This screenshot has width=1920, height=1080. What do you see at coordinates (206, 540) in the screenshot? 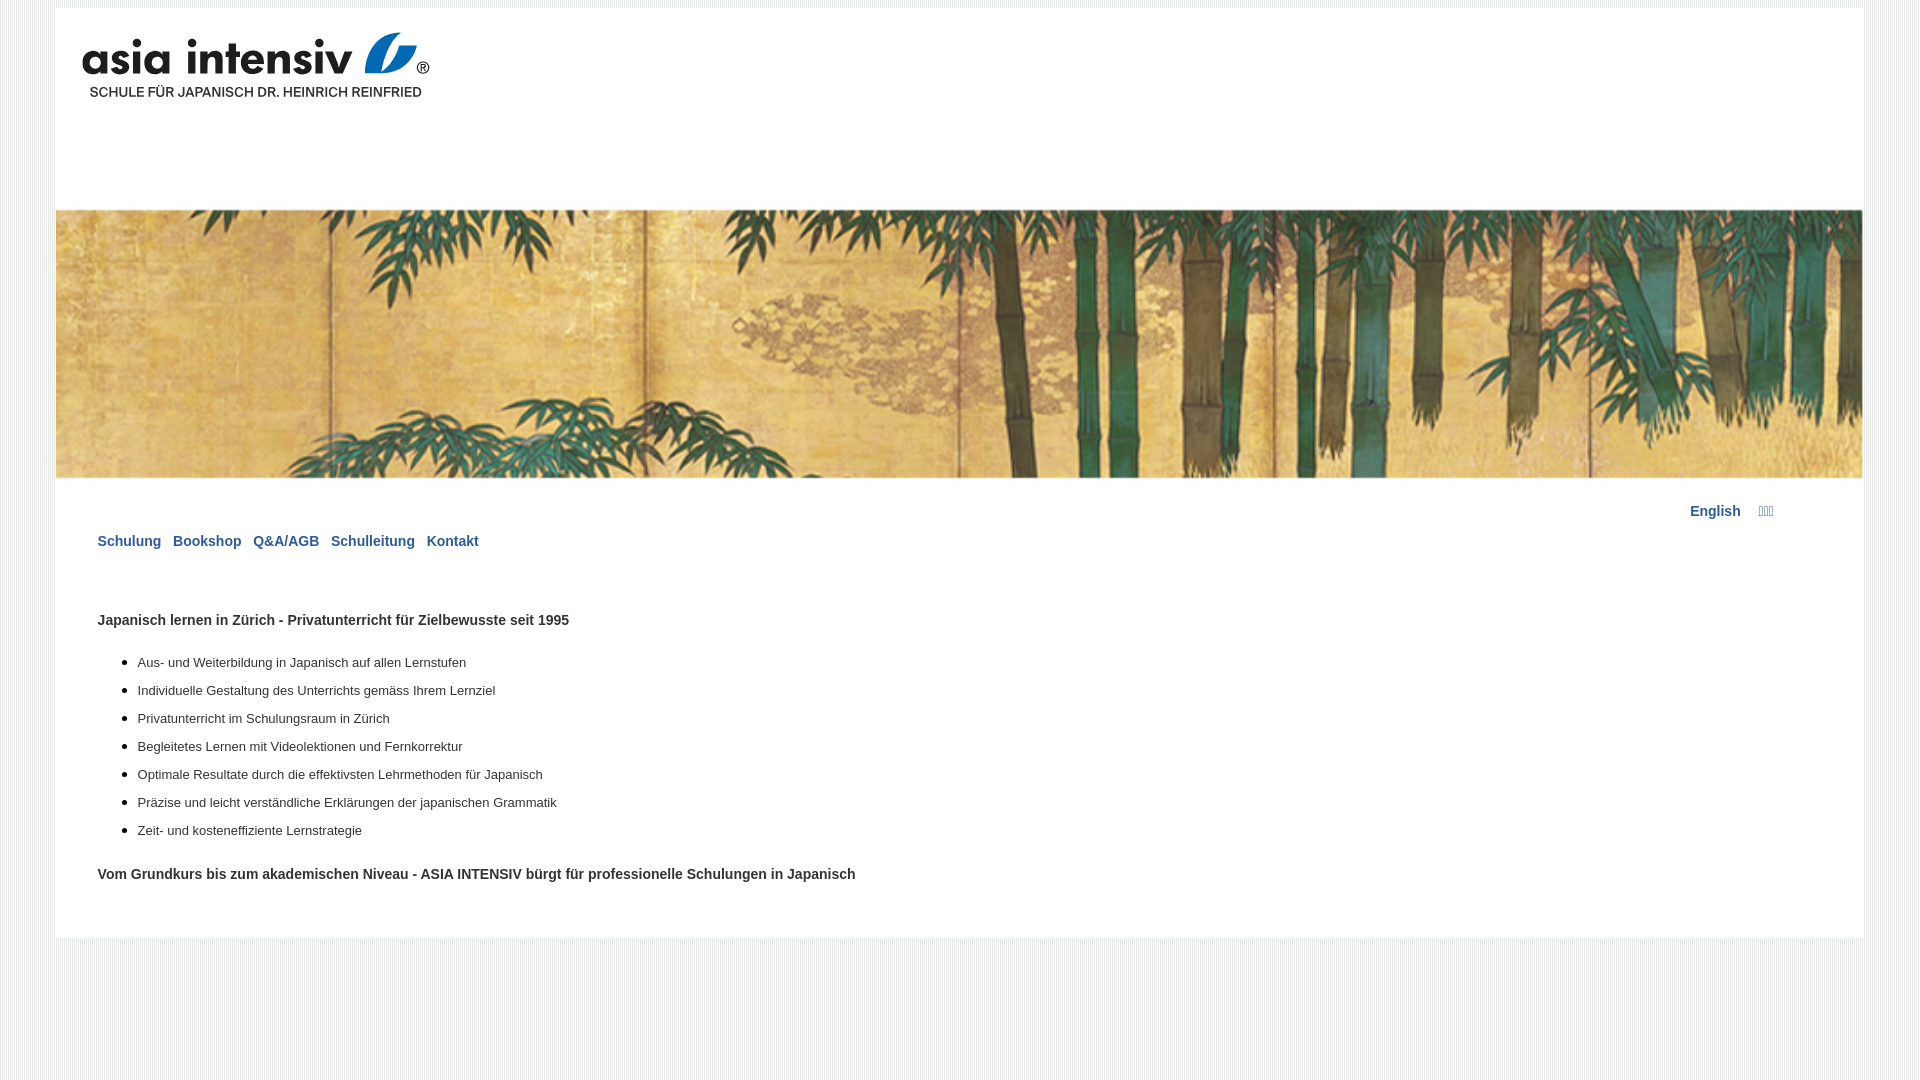
I see `'Bookshop'` at bounding box center [206, 540].